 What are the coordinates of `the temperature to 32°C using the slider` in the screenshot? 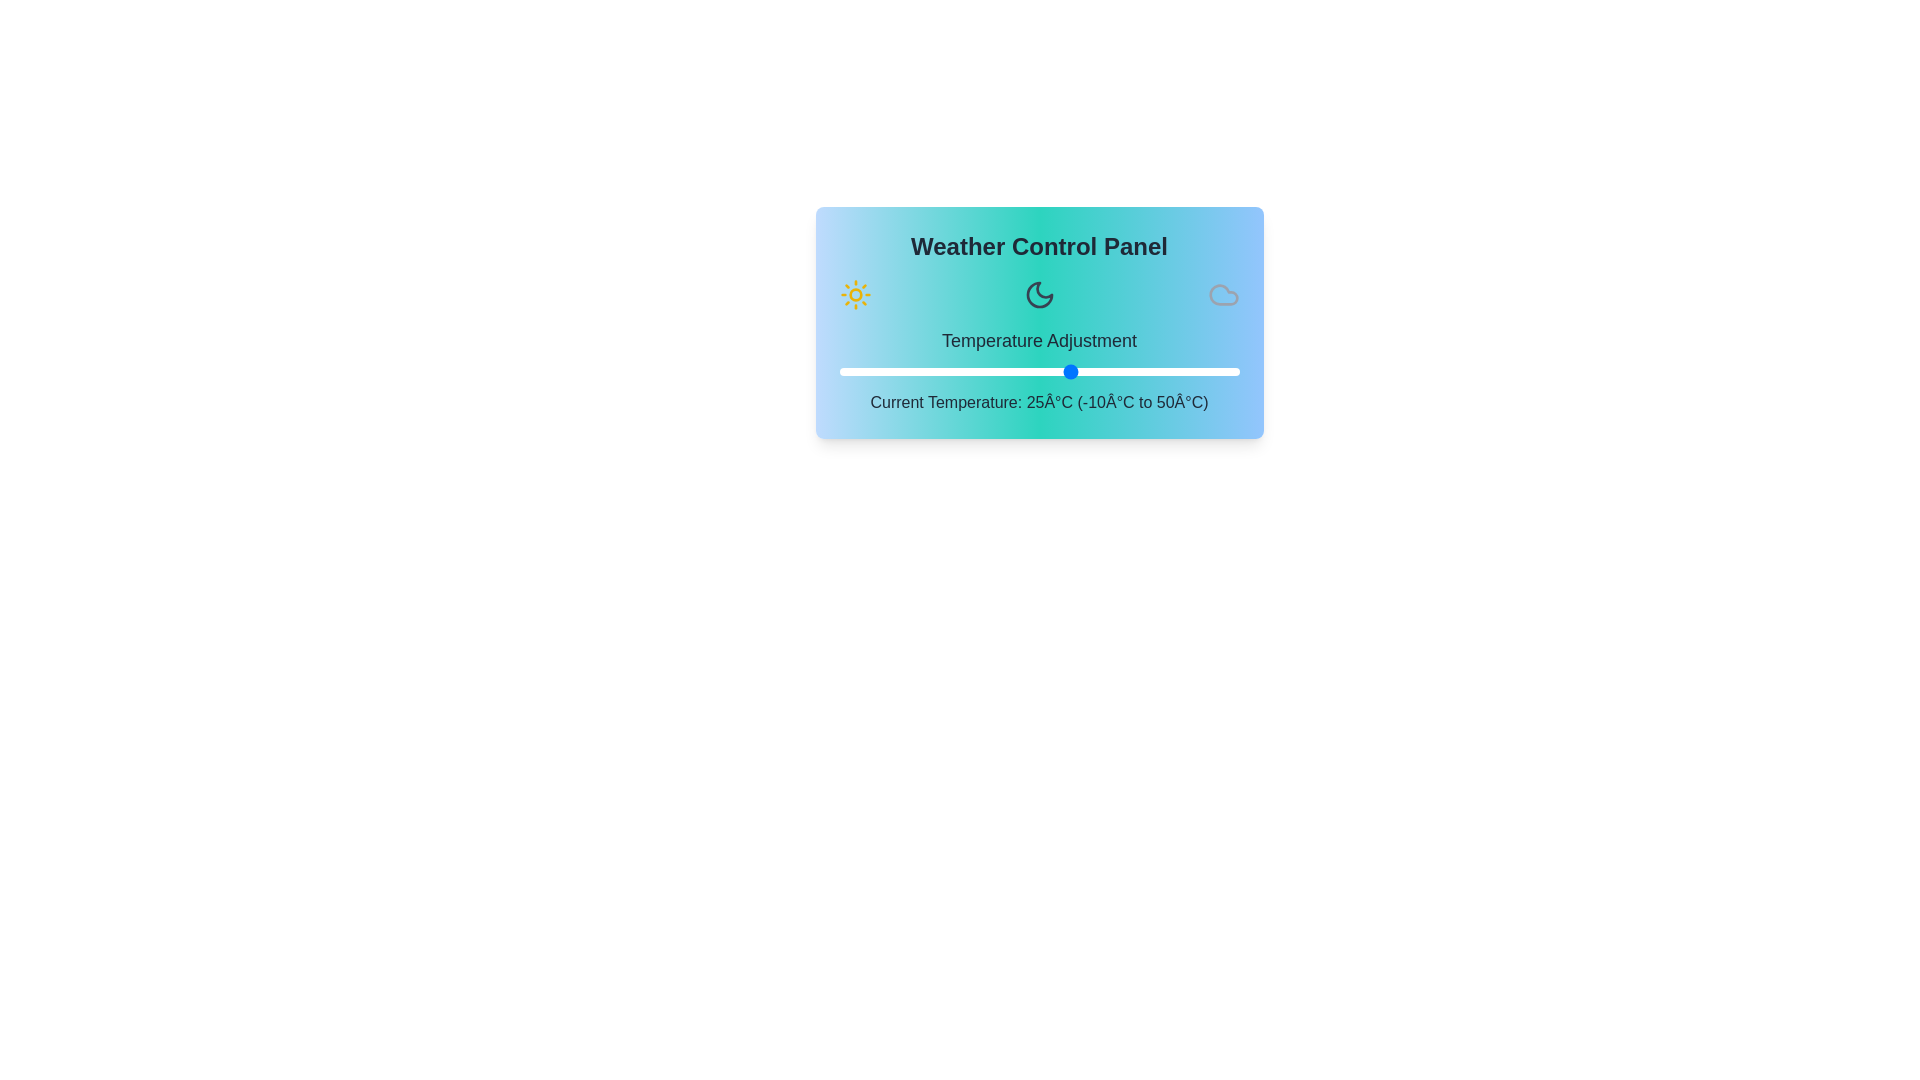 It's located at (1118, 371).